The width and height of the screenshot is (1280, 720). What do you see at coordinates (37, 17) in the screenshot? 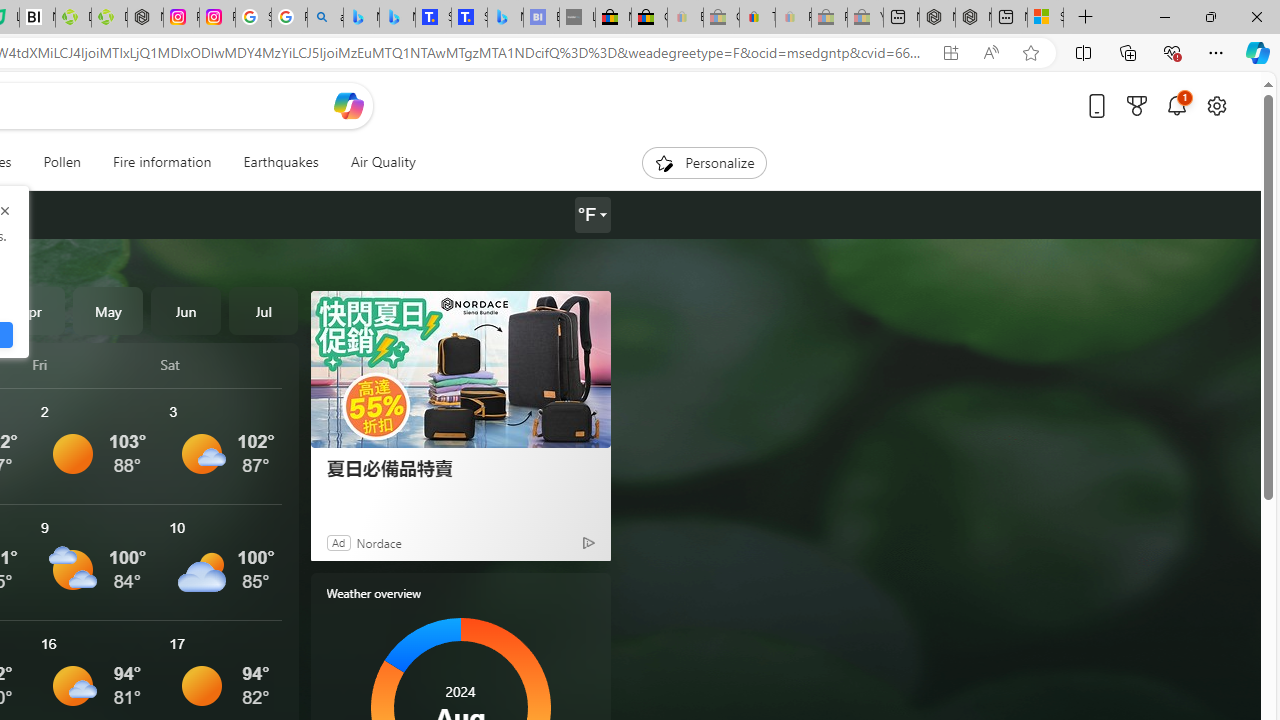
I see `'Nvidia va a poner a prueba la paciencia de los inversores'` at bounding box center [37, 17].